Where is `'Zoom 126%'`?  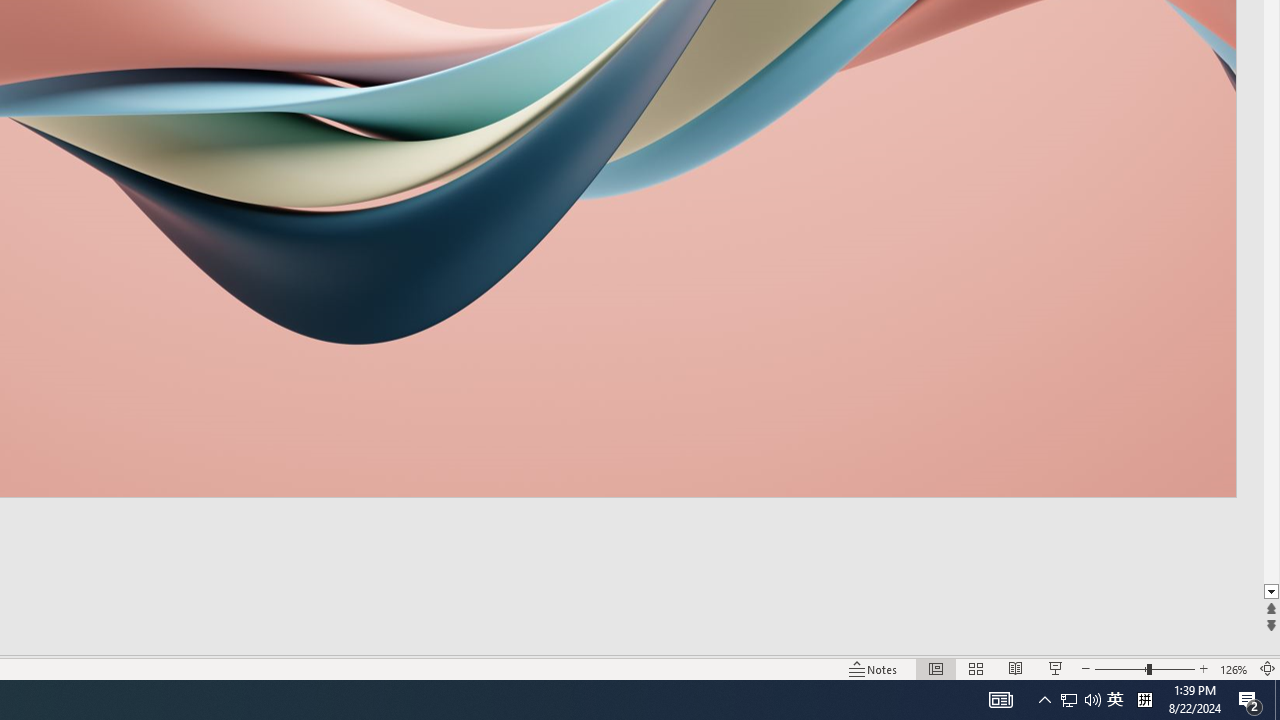
'Zoom 126%' is located at coordinates (1233, 669).